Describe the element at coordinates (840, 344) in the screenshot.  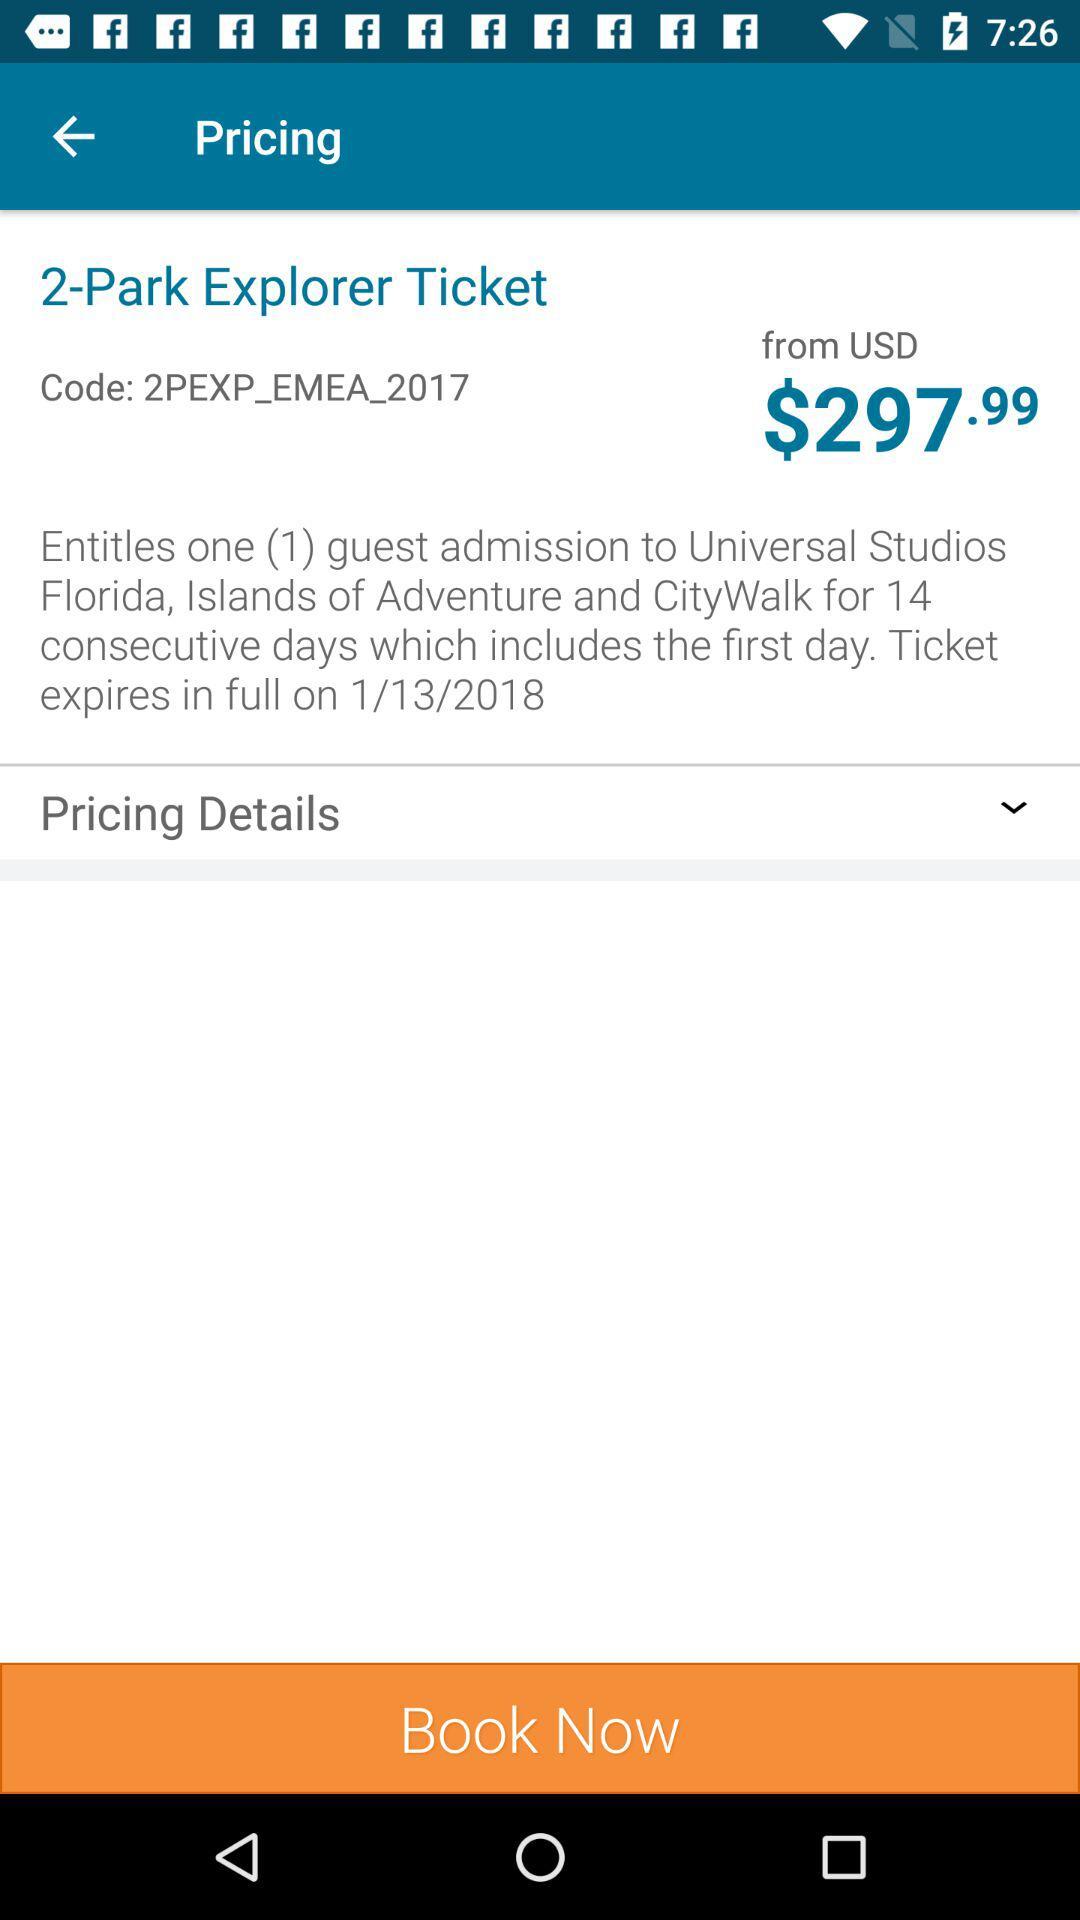
I see `icon next to 2 park explorer` at that location.